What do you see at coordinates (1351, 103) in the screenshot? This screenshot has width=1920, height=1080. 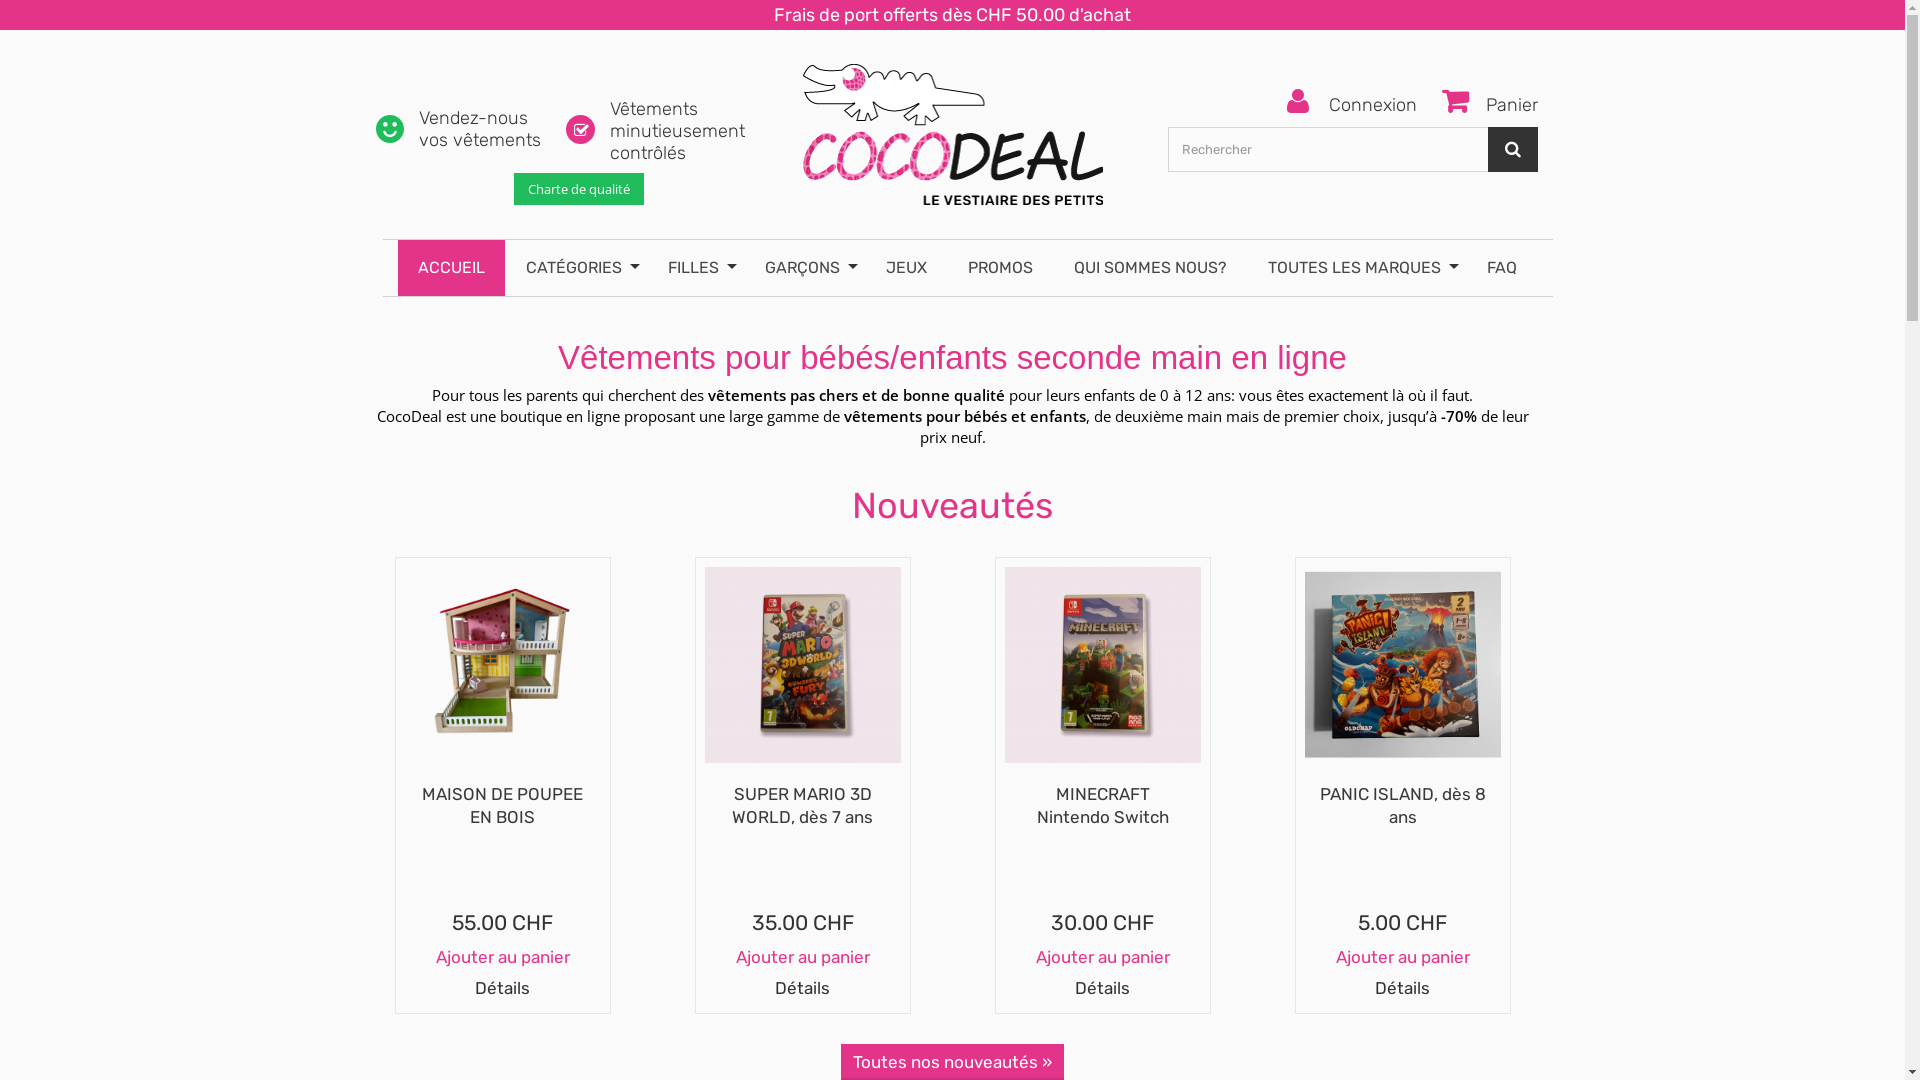 I see `'Connexion'` at bounding box center [1351, 103].